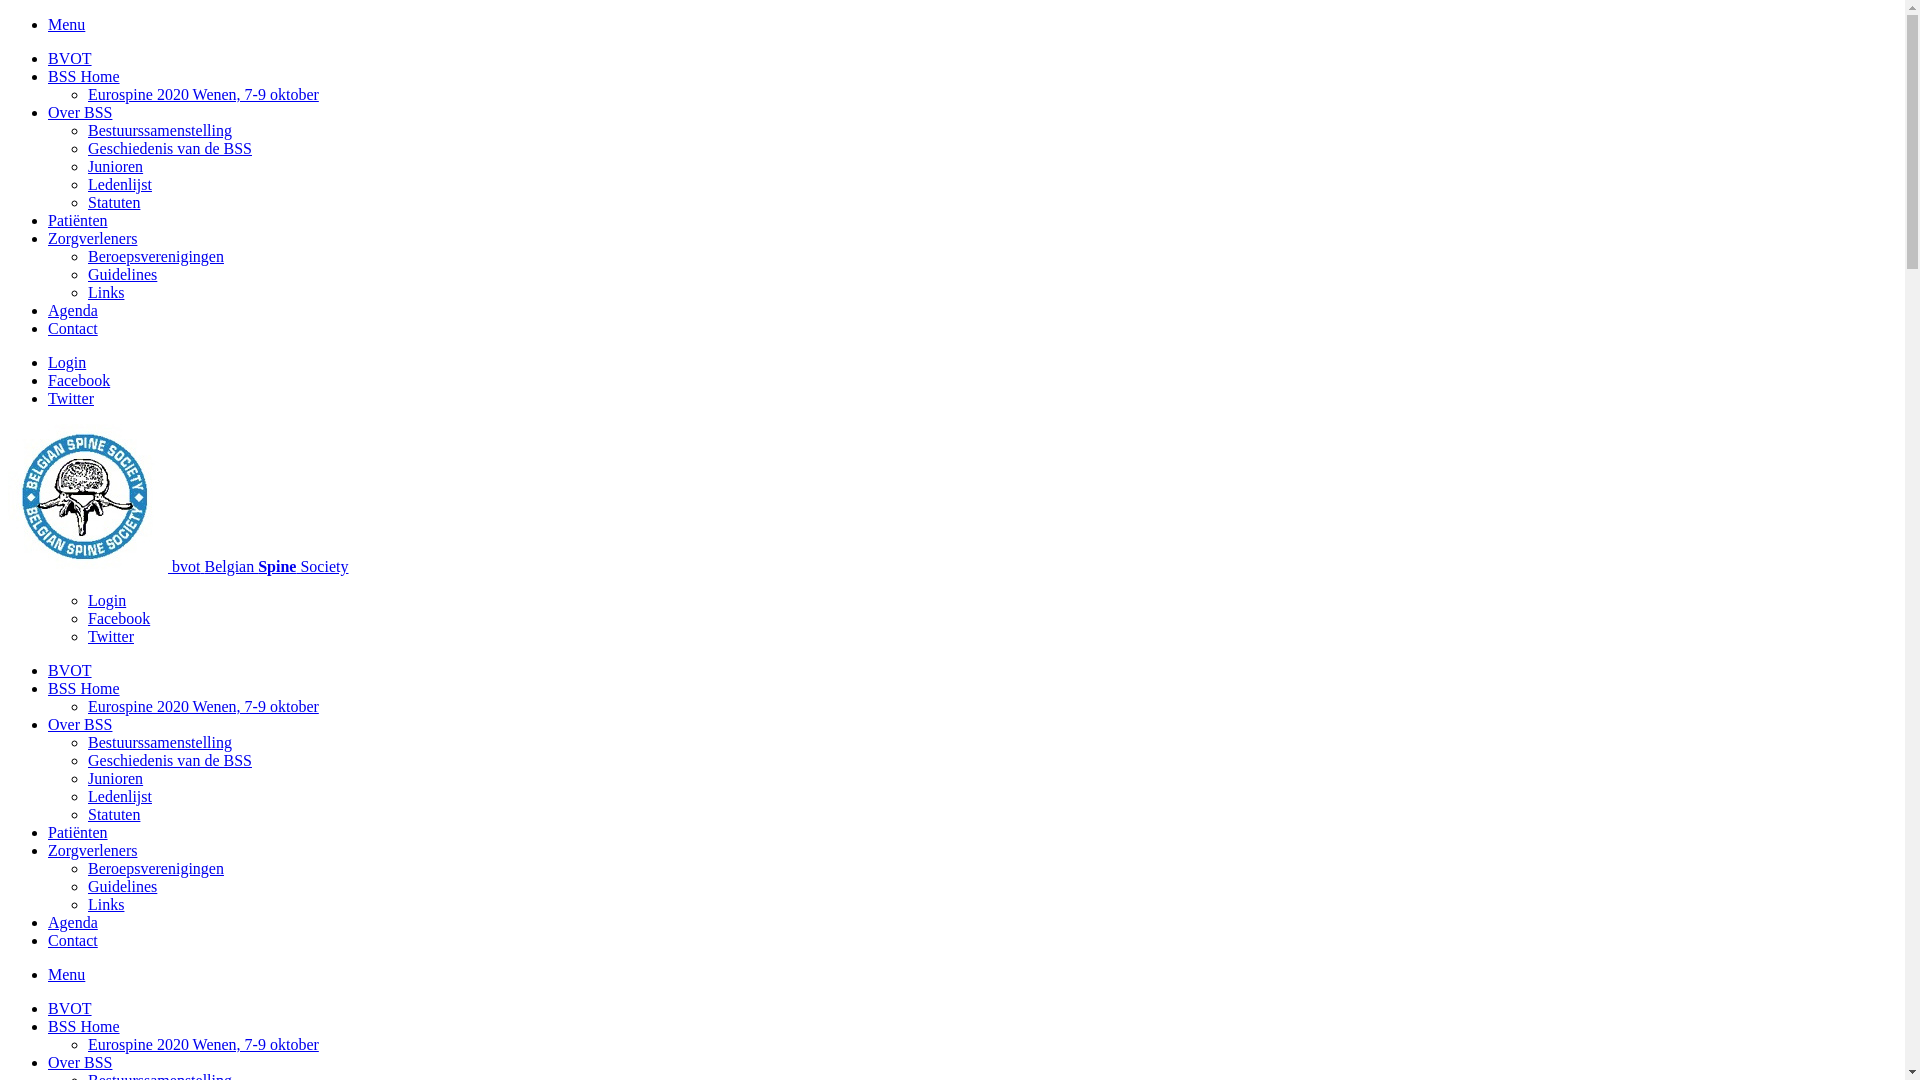 Image resolution: width=1920 pixels, height=1080 pixels. Describe the element at coordinates (203, 705) in the screenshot. I see `'Eurospine 2020 Wenen, 7-9 oktober'` at that location.